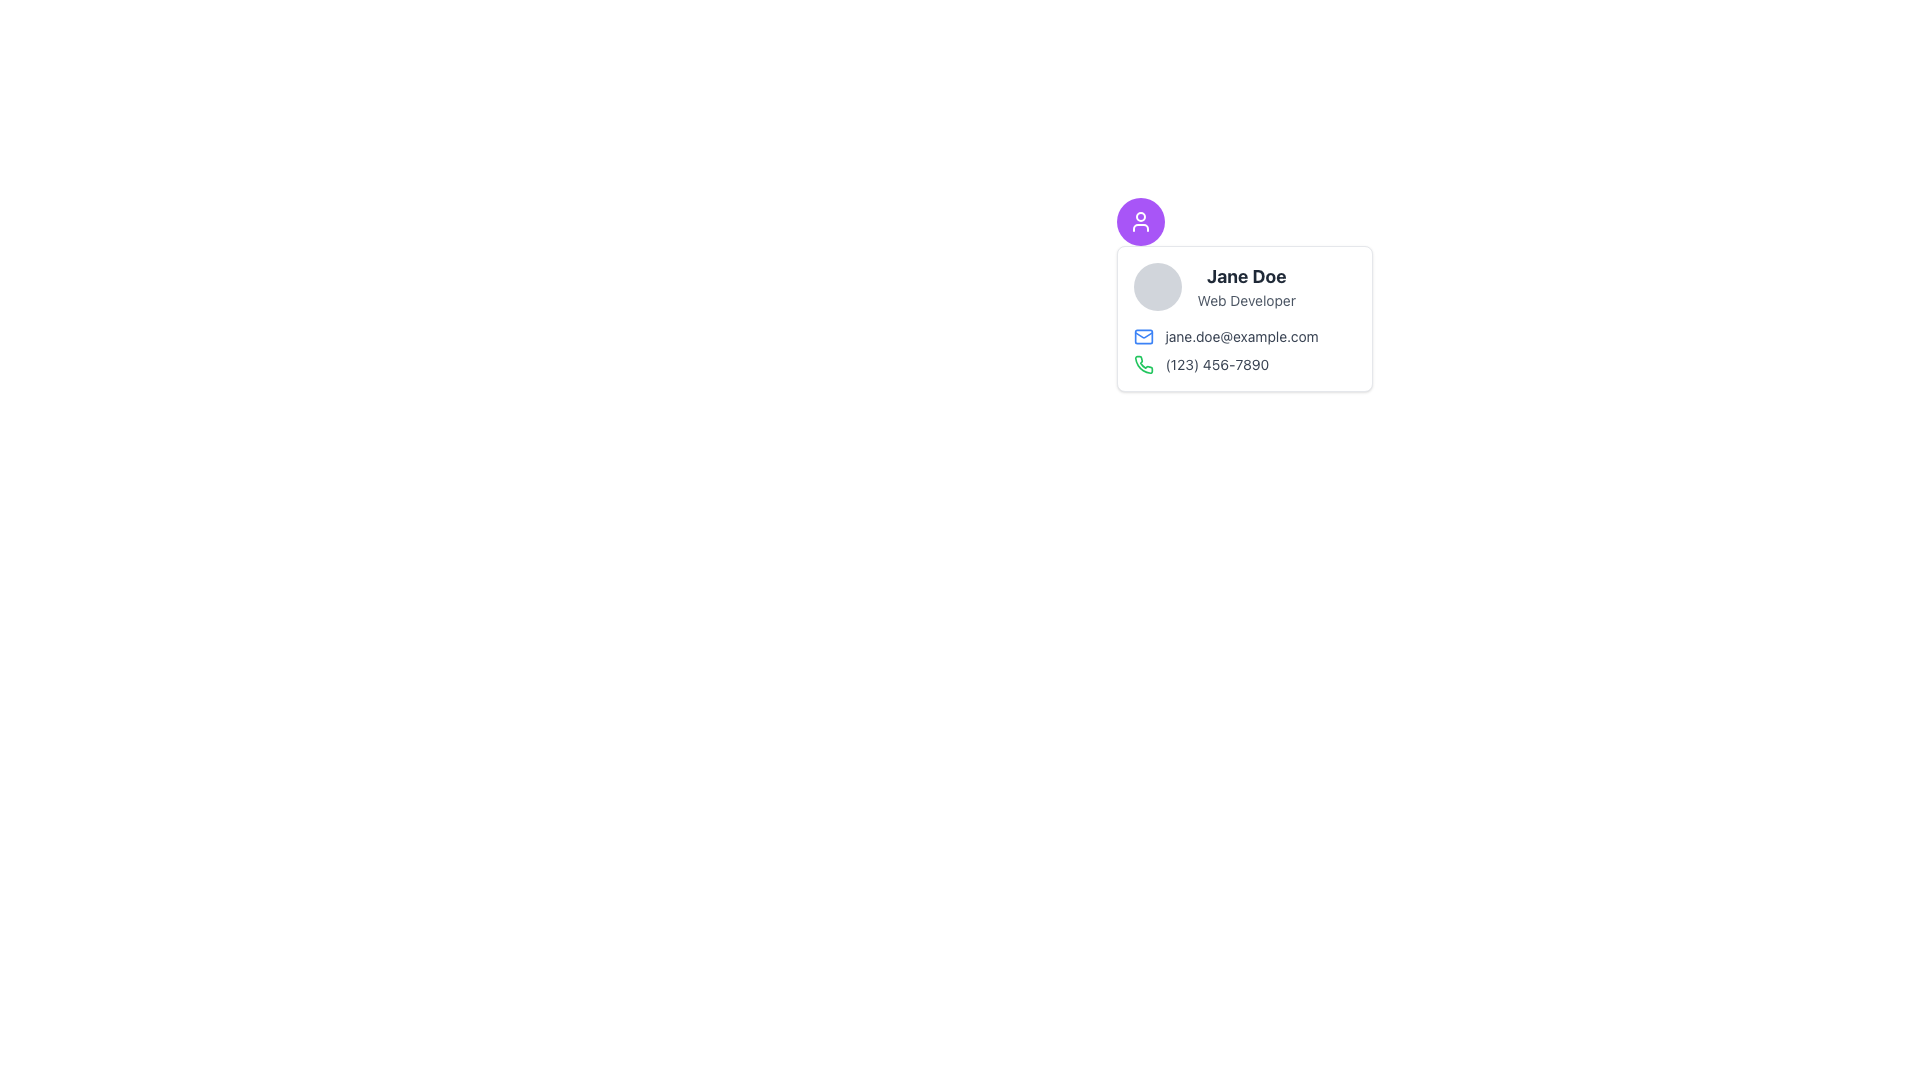 The height and width of the screenshot is (1080, 1920). Describe the element at coordinates (1243, 286) in the screenshot. I see `the profile name 'Jane Doe' in the Profile Information Display` at that location.